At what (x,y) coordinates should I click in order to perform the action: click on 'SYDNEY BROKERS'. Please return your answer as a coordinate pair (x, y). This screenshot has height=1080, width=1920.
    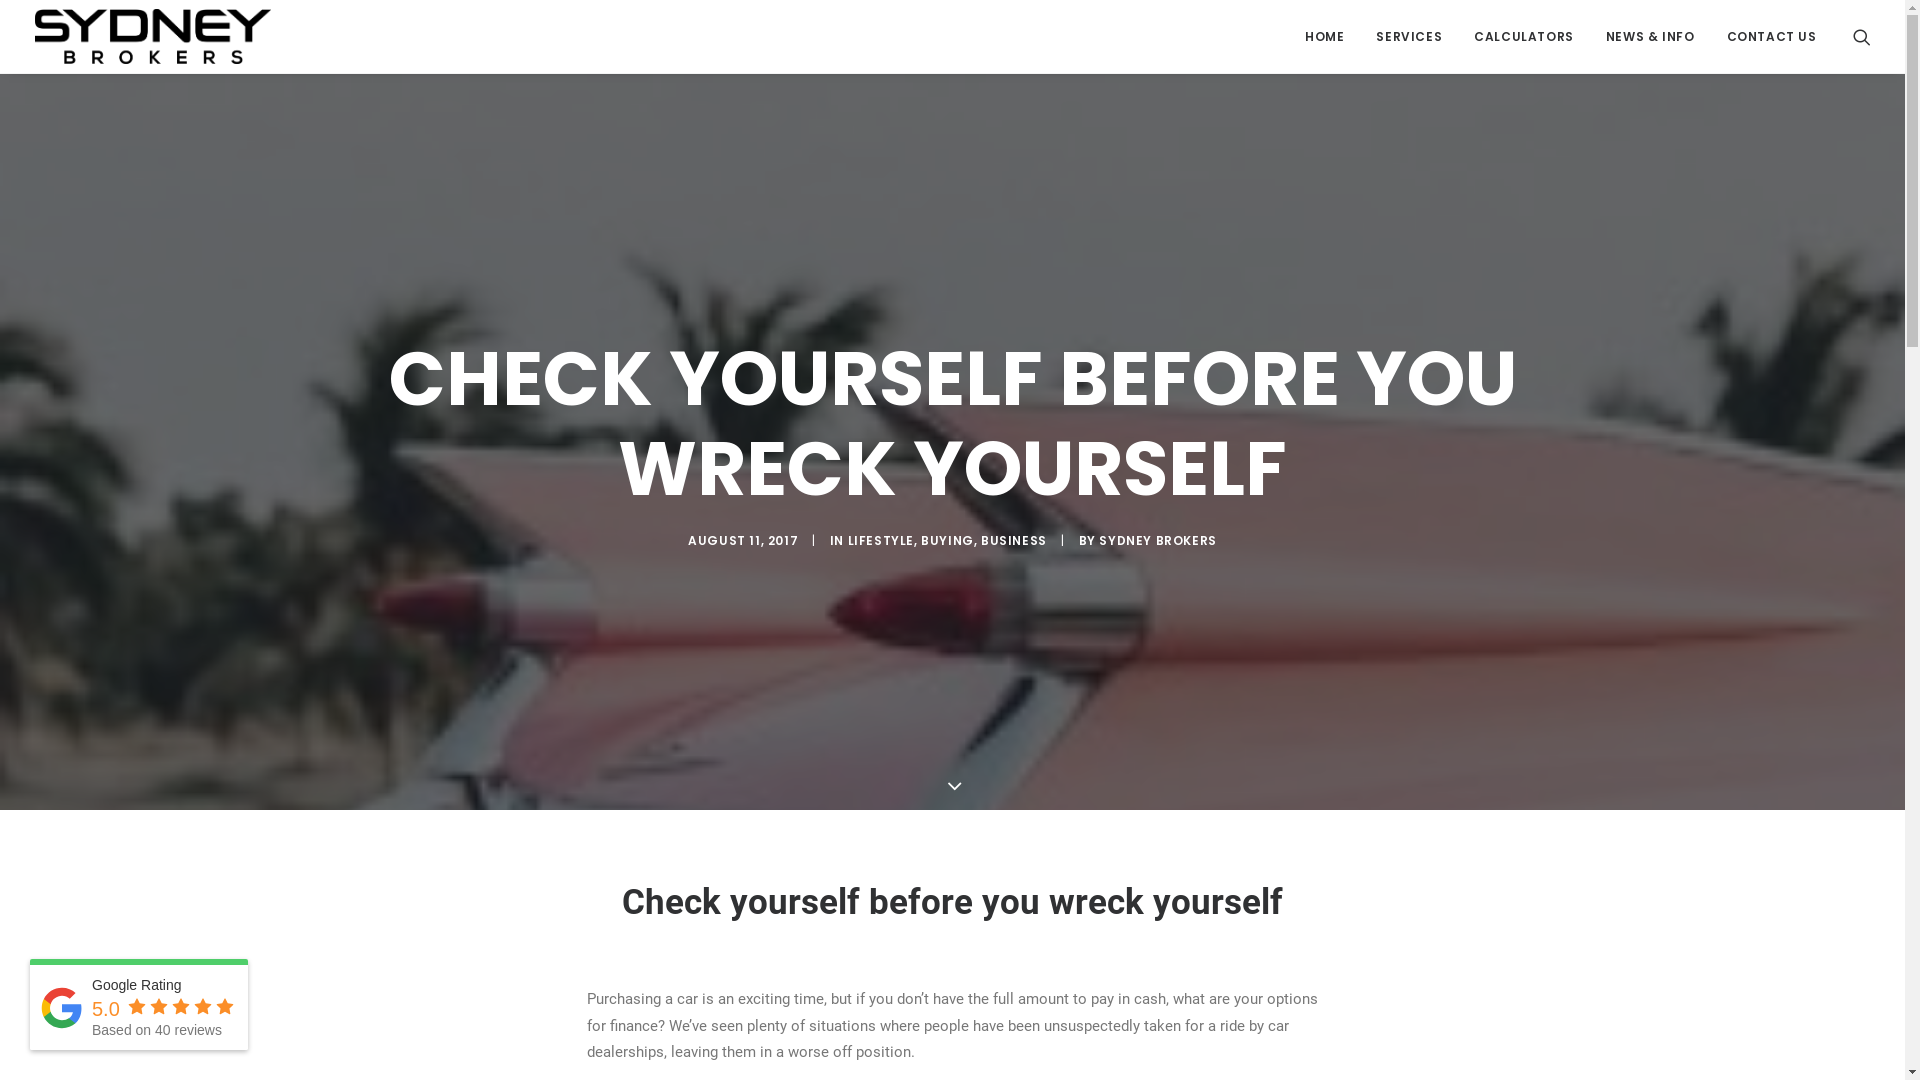
    Looking at the image, I should click on (1157, 540).